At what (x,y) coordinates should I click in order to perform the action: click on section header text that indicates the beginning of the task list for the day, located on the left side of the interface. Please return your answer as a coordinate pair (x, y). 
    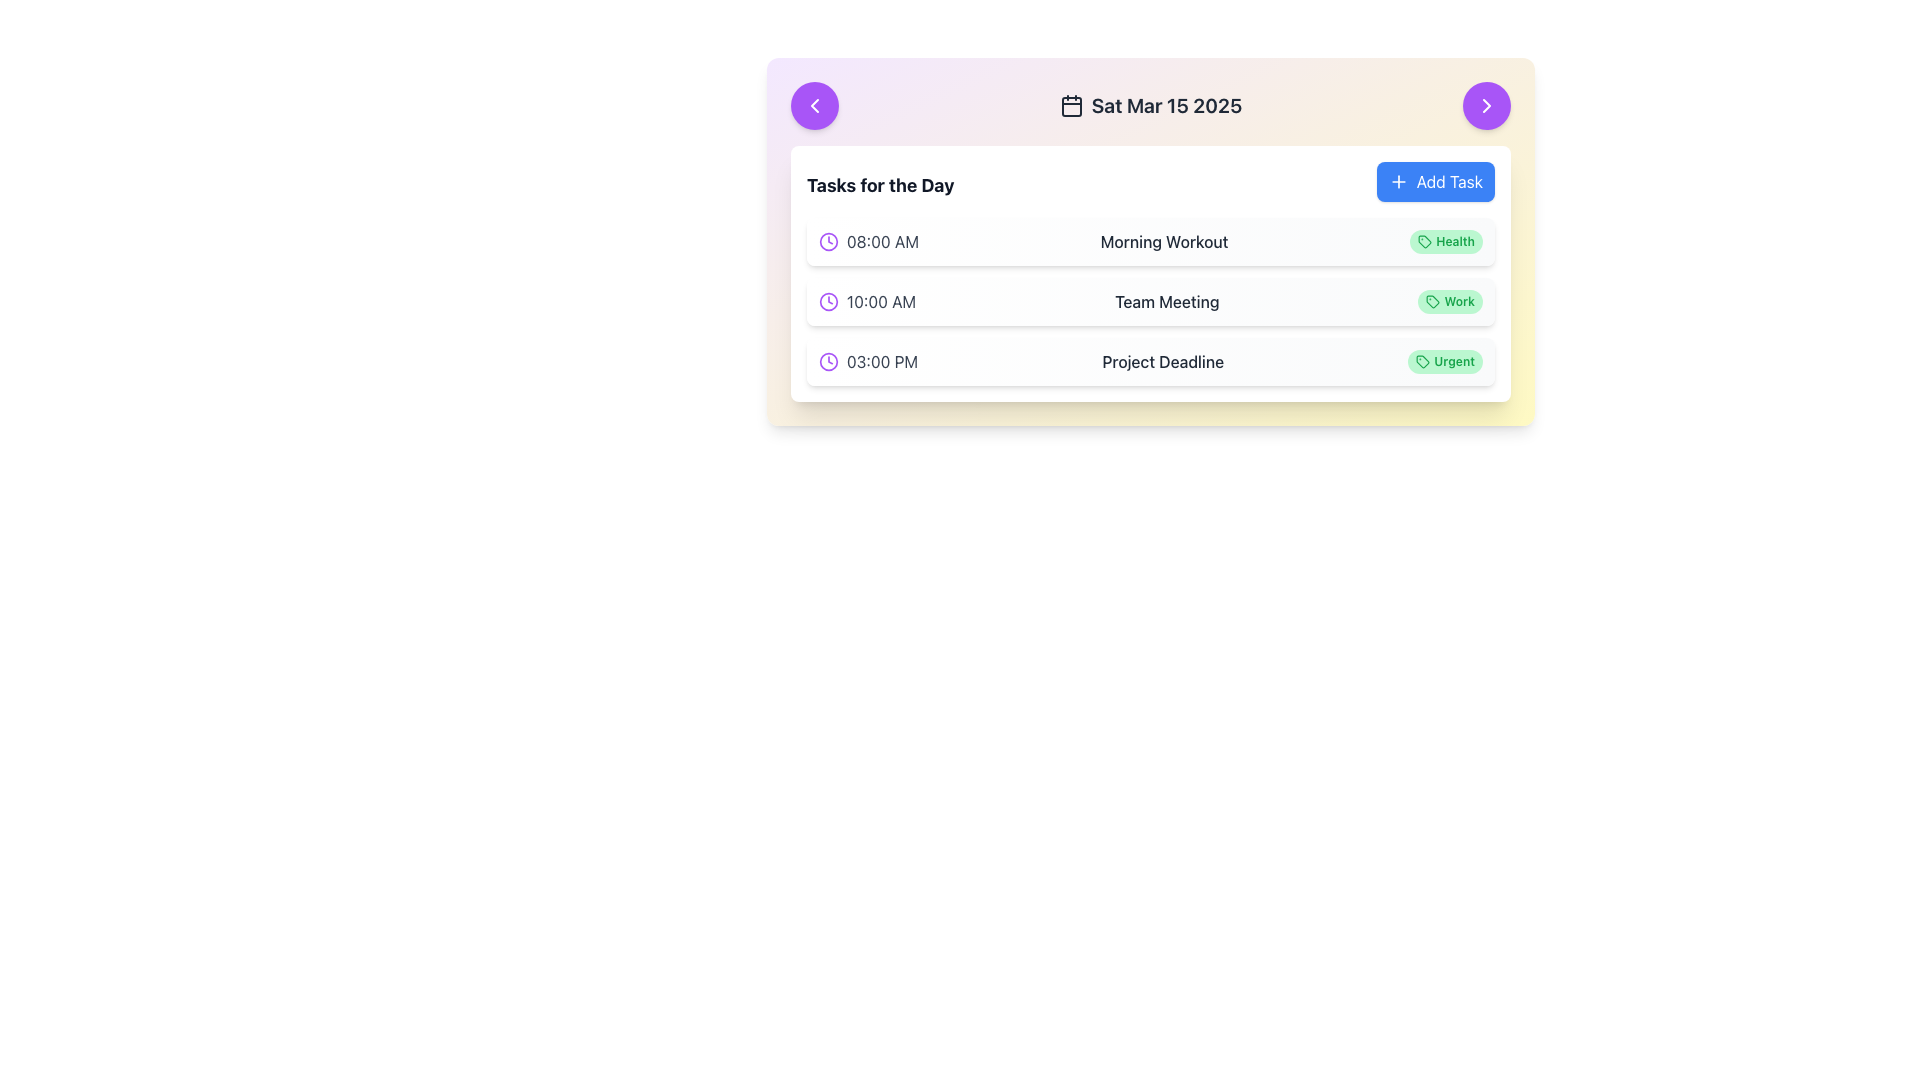
    Looking at the image, I should click on (880, 185).